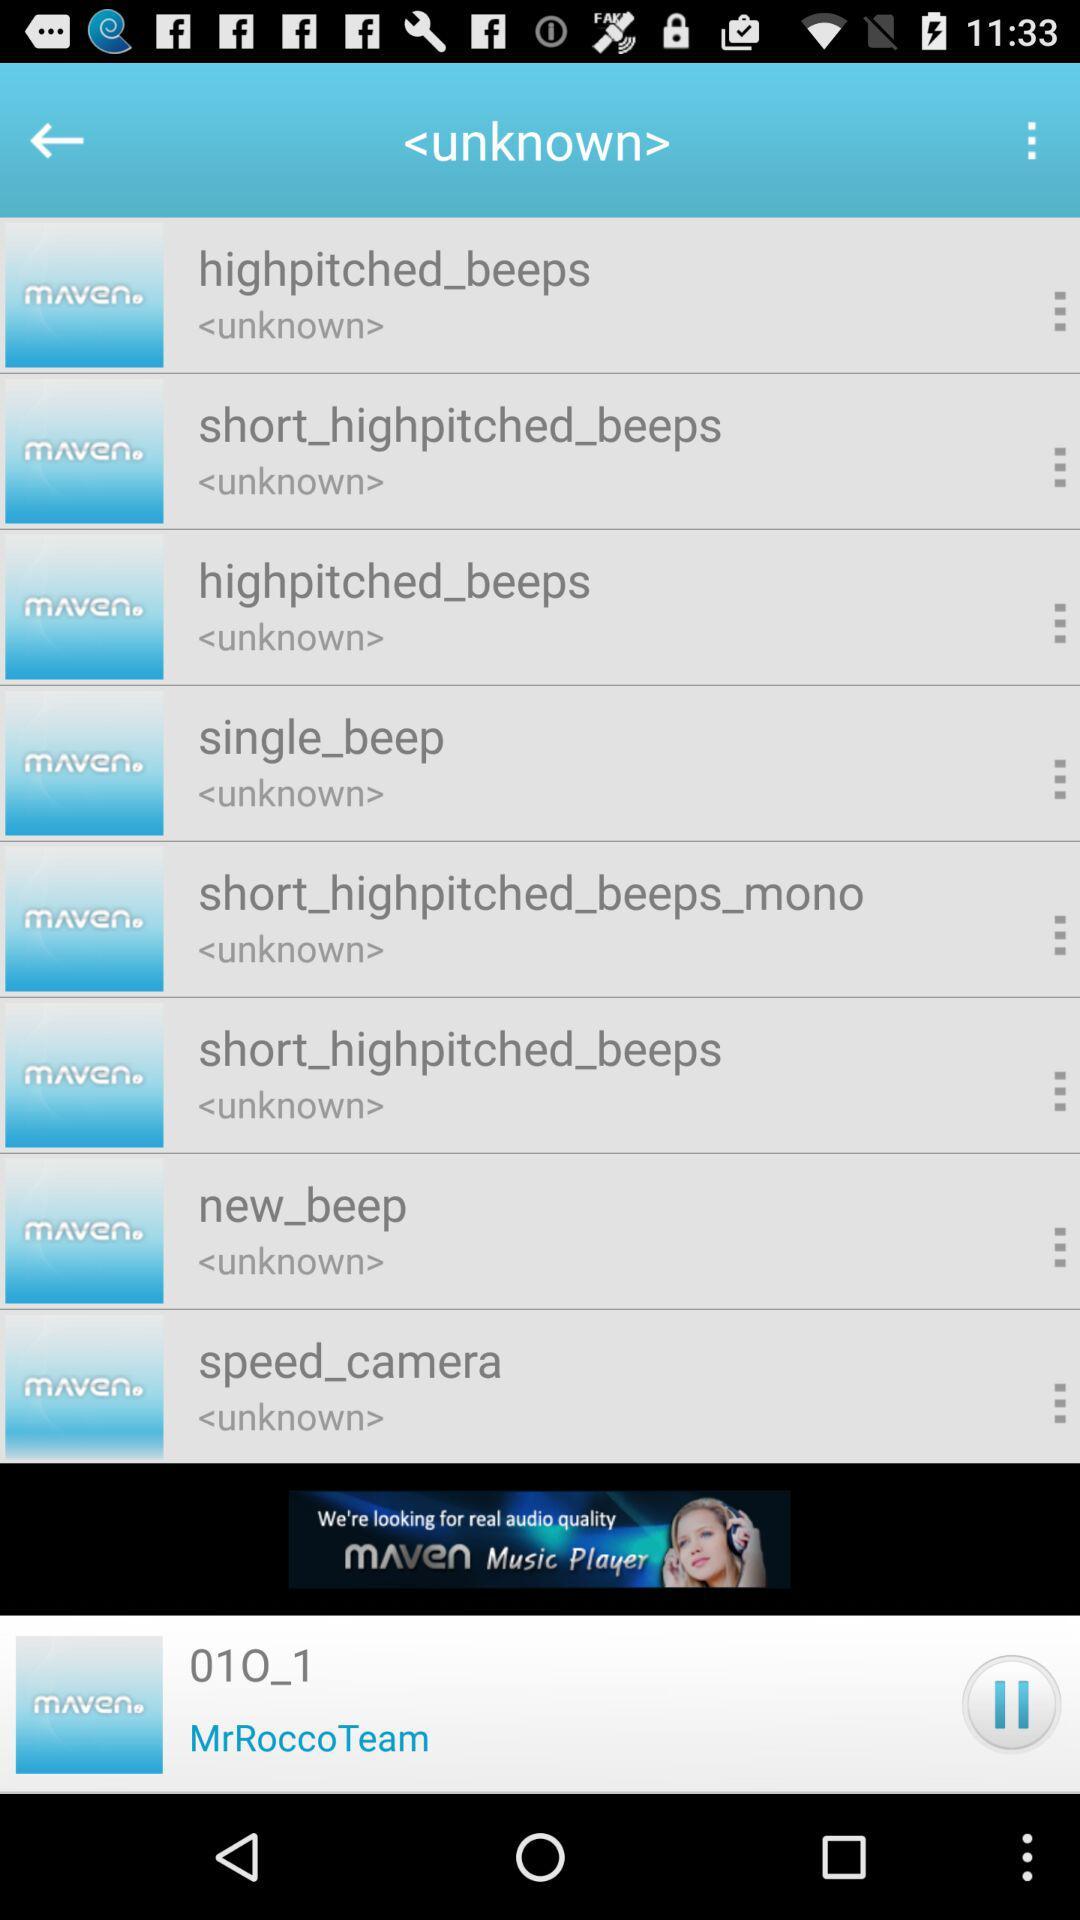  Describe the element at coordinates (1027, 1503) in the screenshot. I see `the more icon` at that location.